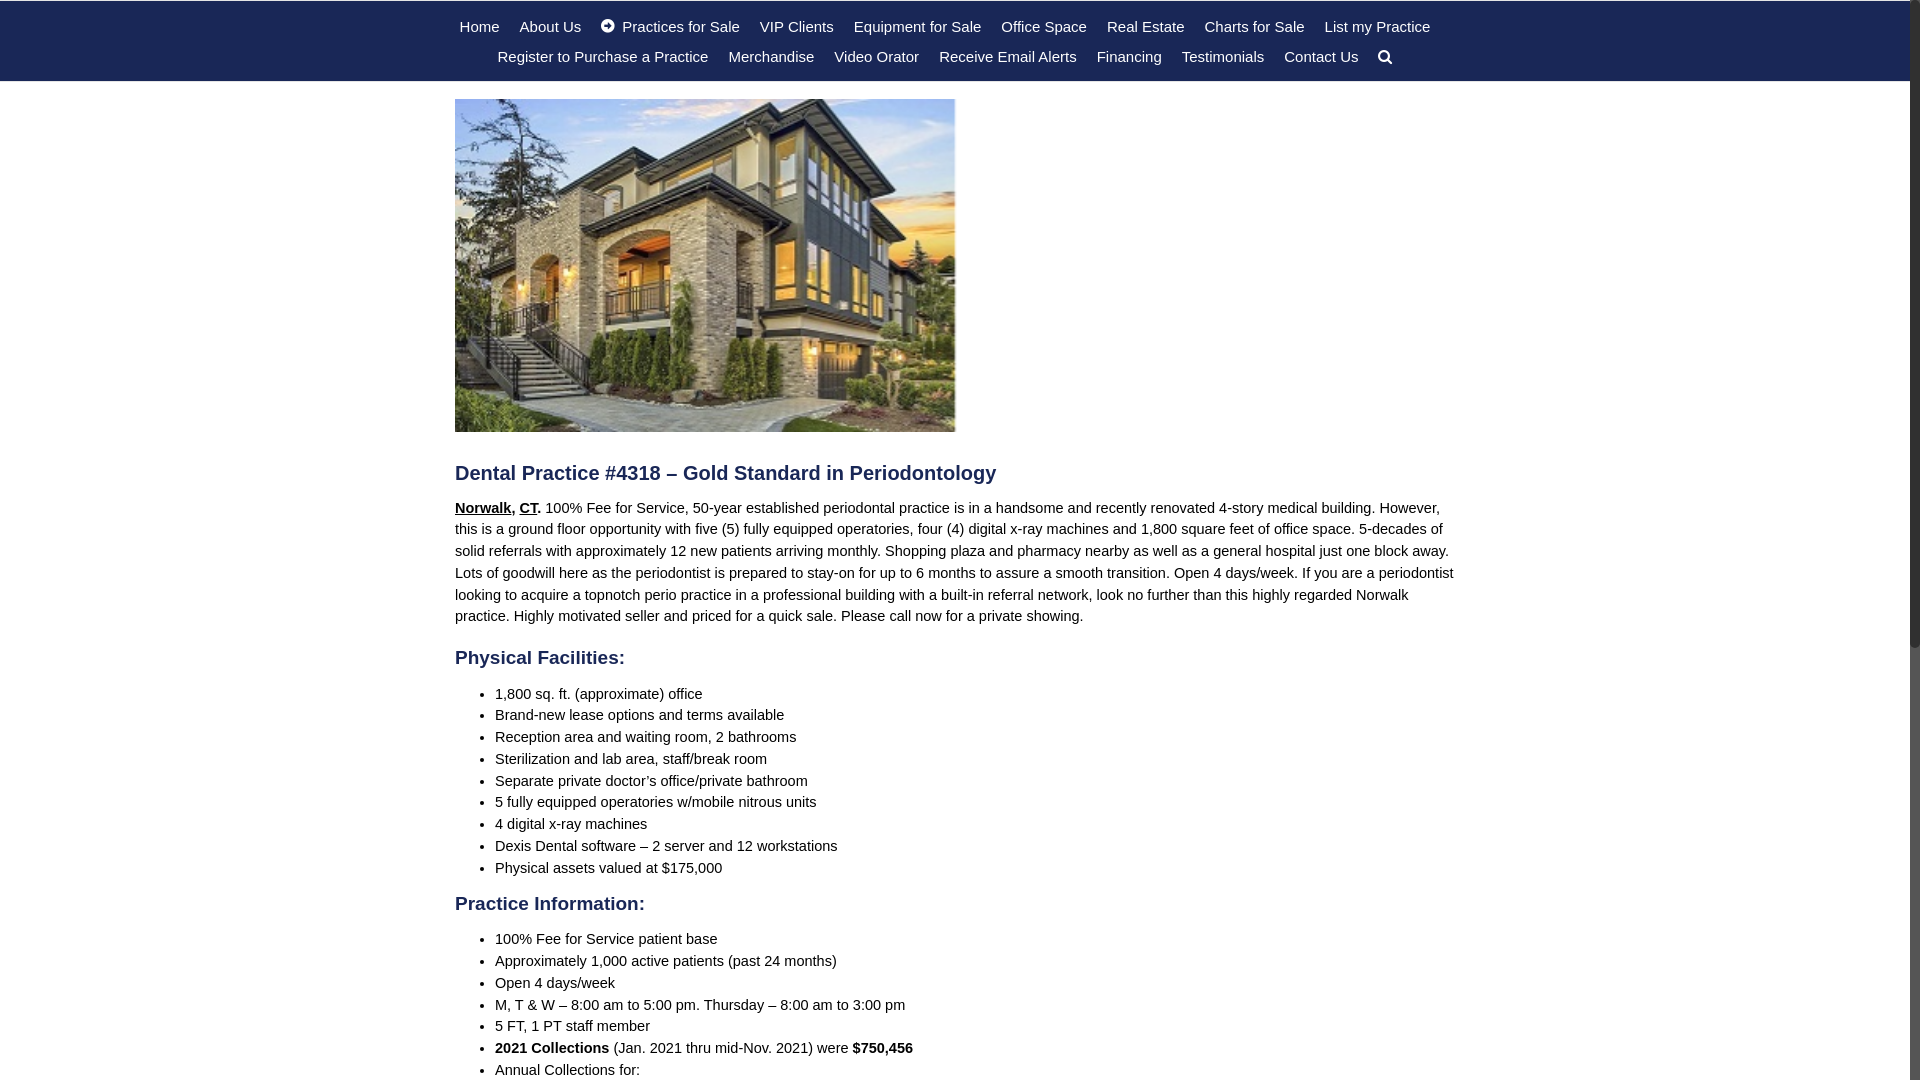  What do you see at coordinates (670, 26) in the screenshot?
I see `'Practices for Sale'` at bounding box center [670, 26].